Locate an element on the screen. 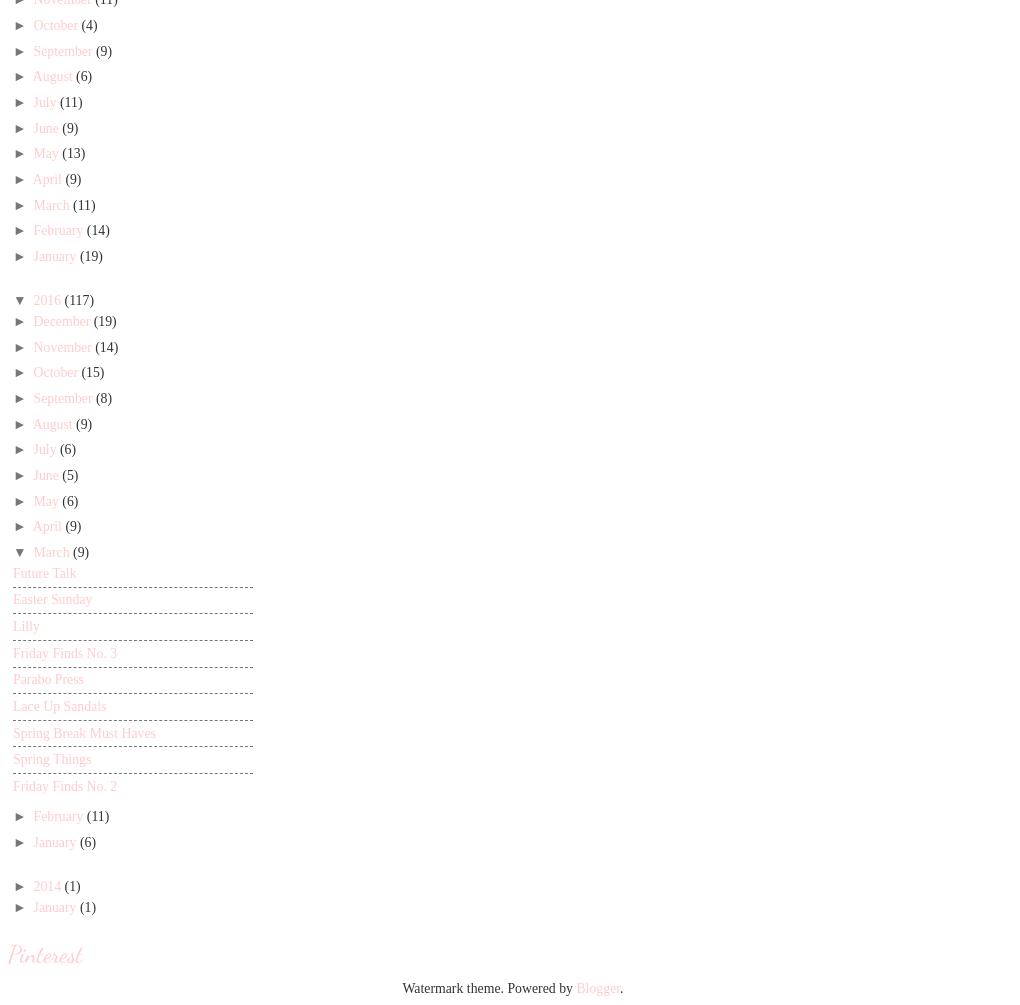  '(5)' is located at coordinates (69, 474).